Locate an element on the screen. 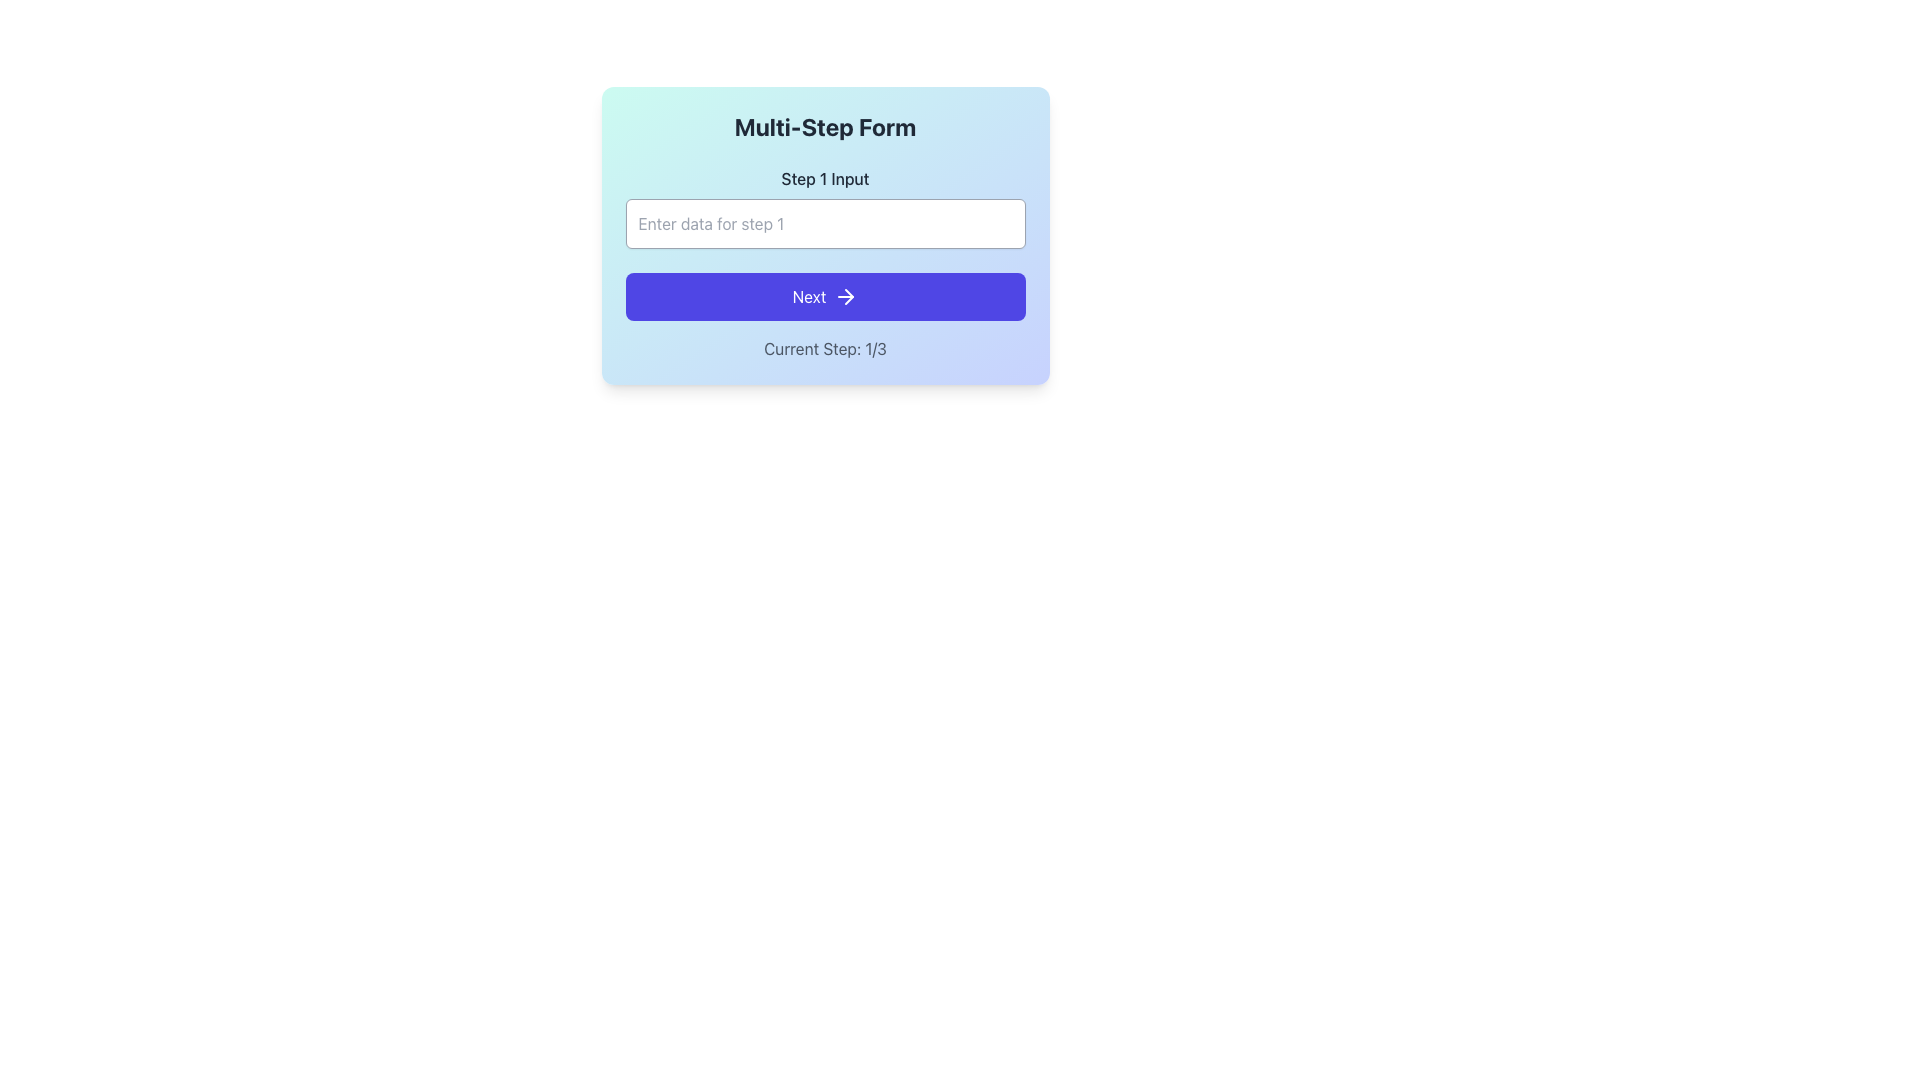 The image size is (1920, 1080). the rightward arrow icon on the 'Next' button, which is a minimalist design in white on a blue background, located at the bottom-center of the form card is located at coordinates (846, 297).